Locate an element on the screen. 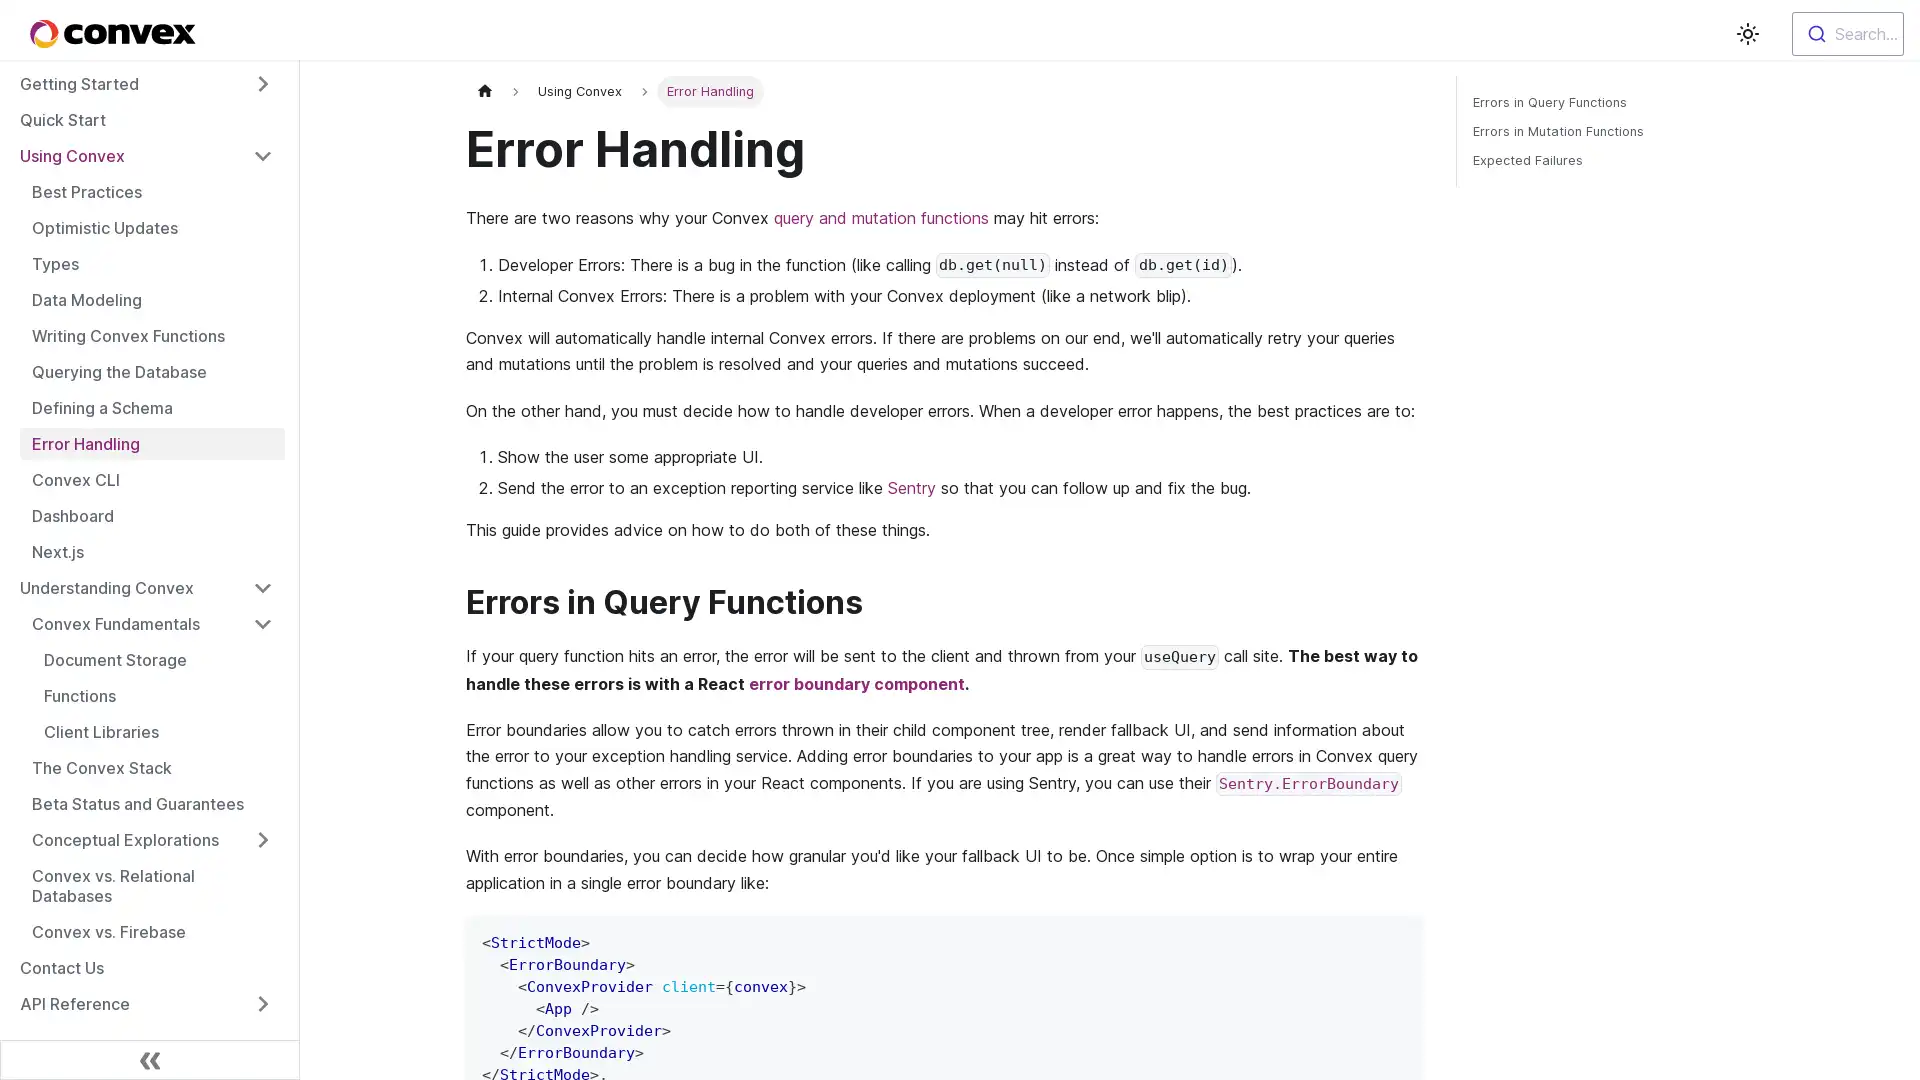 The image size is (1920, 1080). Toggle the collapsible sidebar category 'Using Convex' is located at coordinates (262, 154).